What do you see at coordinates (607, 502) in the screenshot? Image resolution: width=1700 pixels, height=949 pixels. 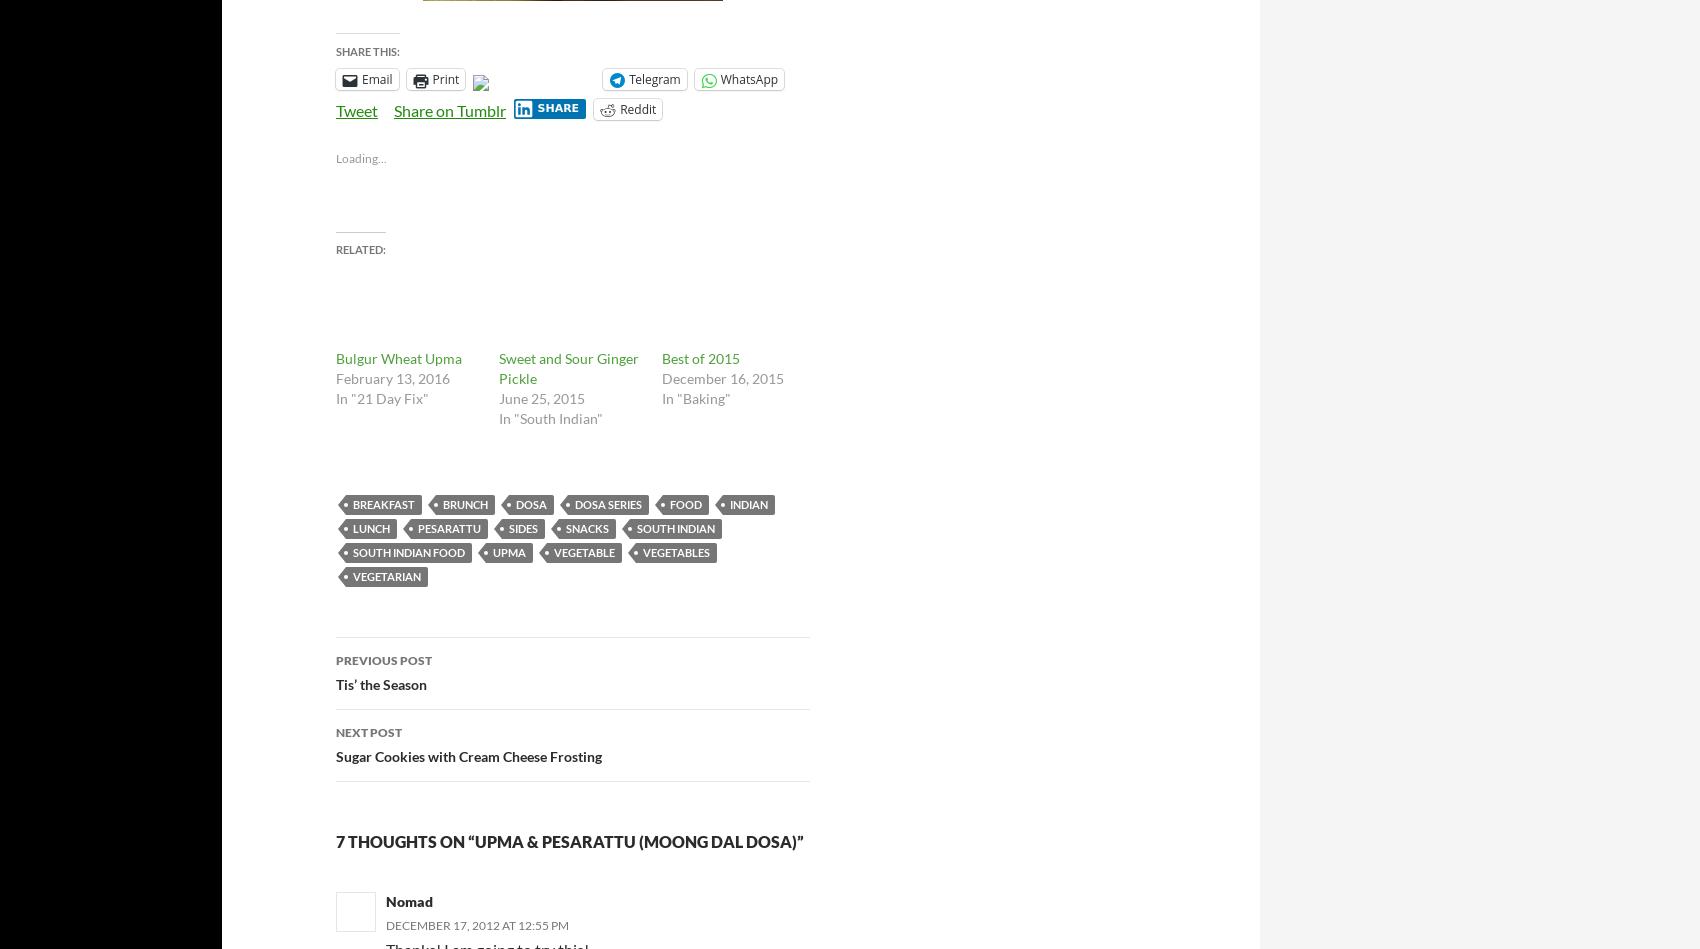 I see `'dosa series'` at bounding box center [607, 502].